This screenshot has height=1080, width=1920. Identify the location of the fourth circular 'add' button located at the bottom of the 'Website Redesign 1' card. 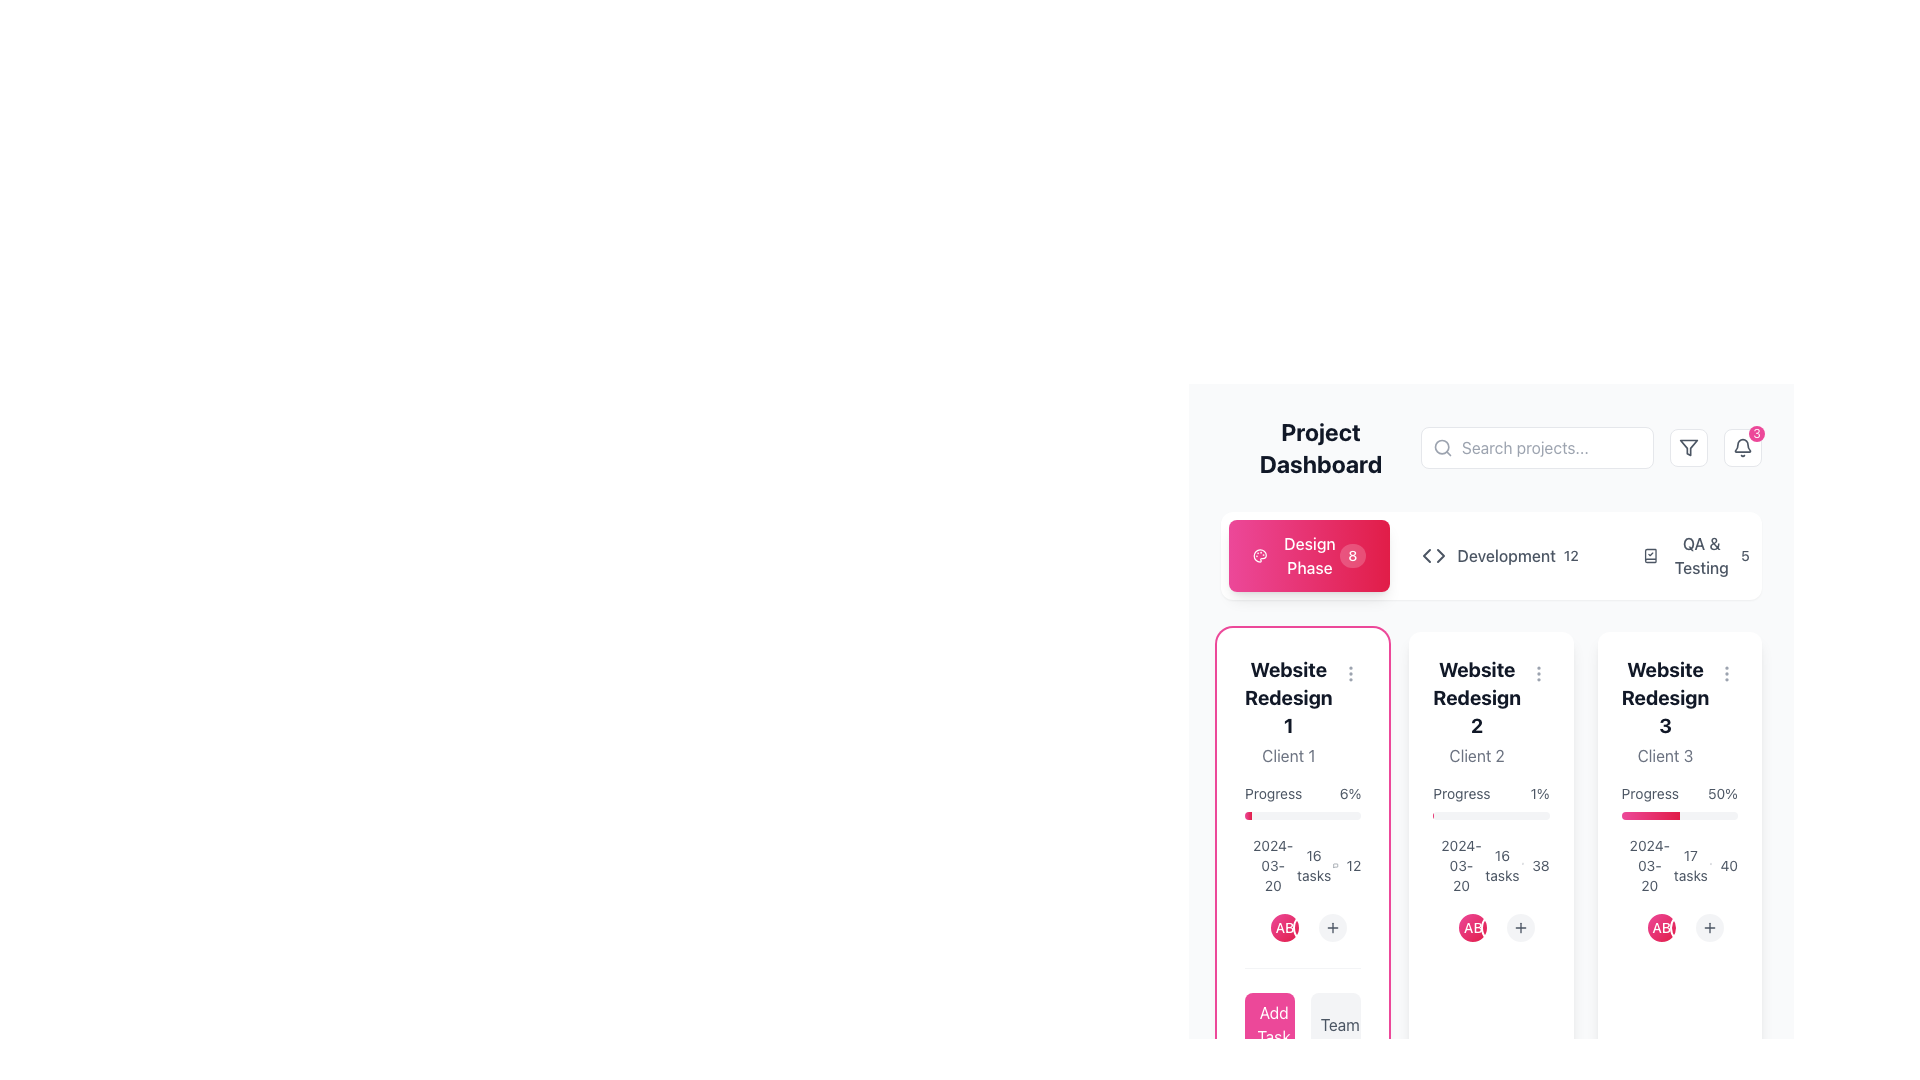
(1333, 928).